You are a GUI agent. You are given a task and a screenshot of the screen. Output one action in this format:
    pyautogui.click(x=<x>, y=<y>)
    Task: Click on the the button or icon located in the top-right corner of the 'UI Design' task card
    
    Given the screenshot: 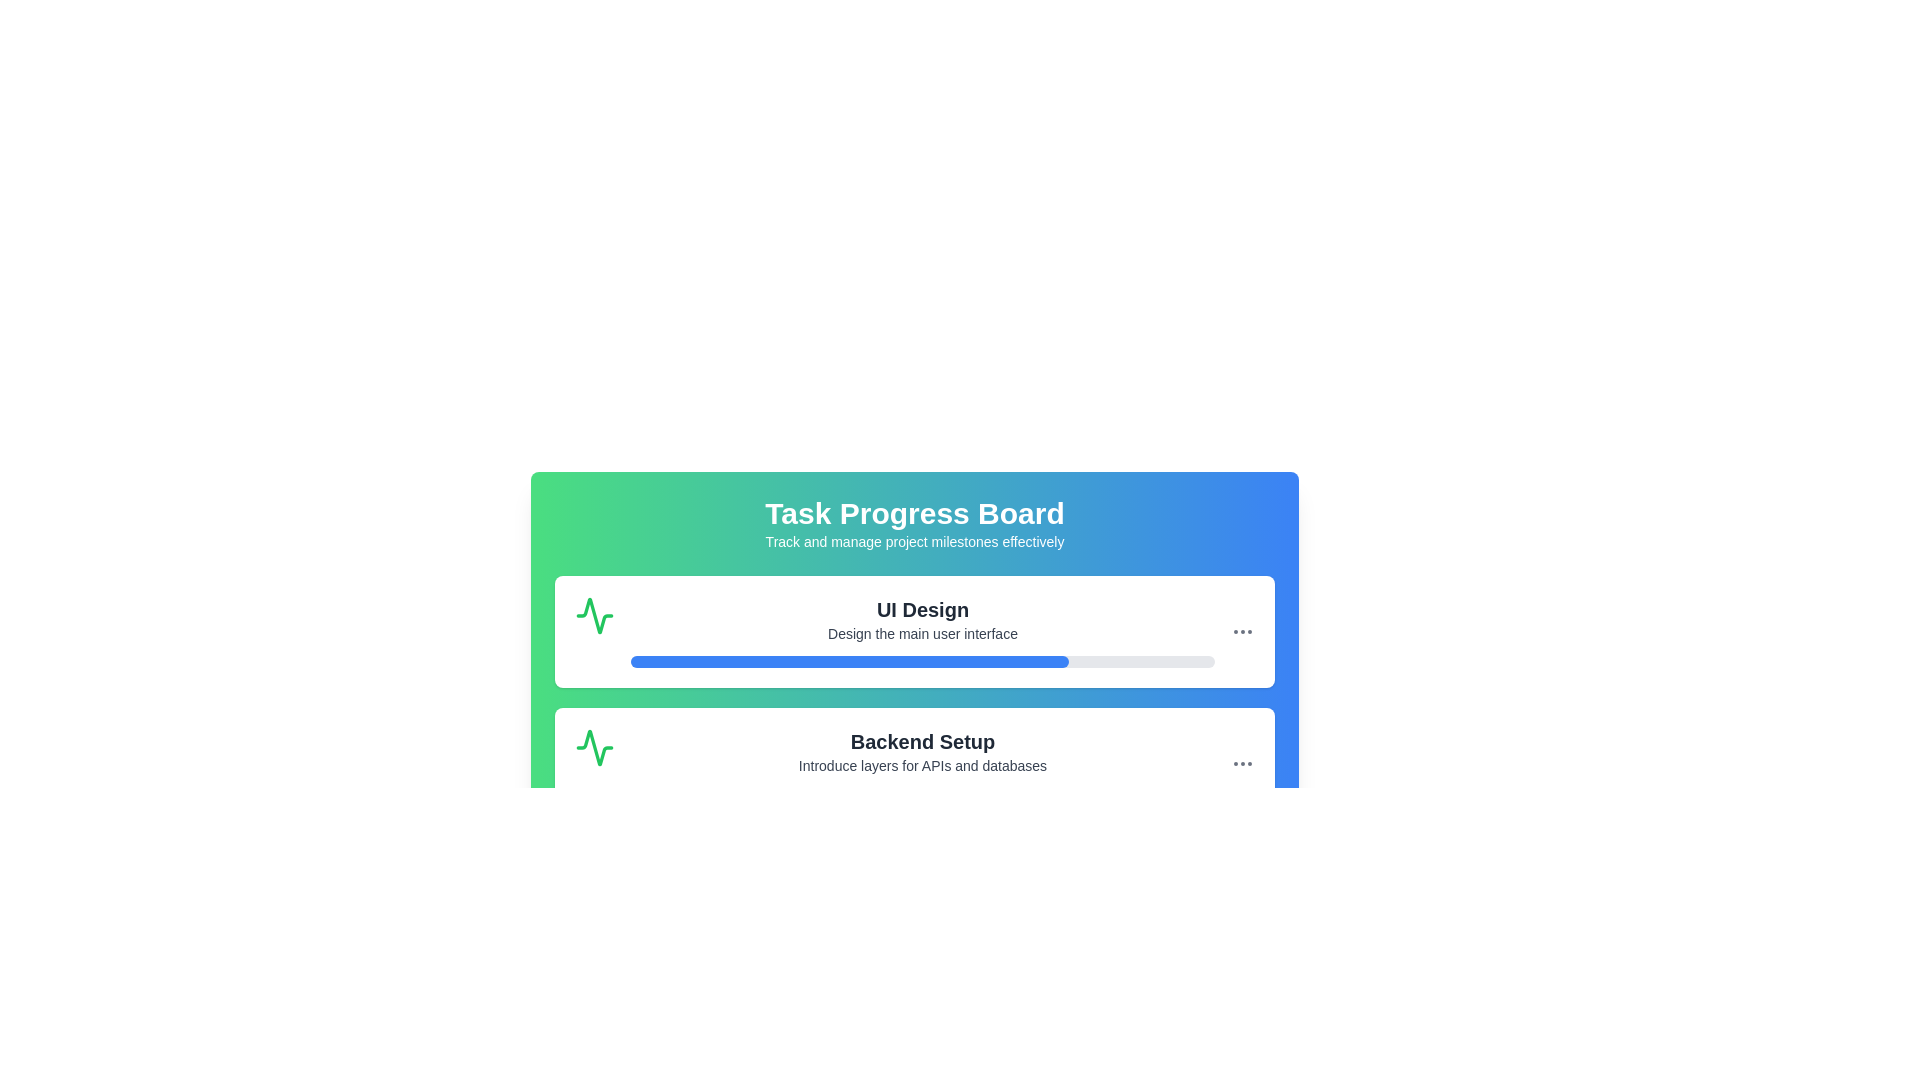 What is the action you would take?
    pyautogui.click(x=1242, y=763)
    